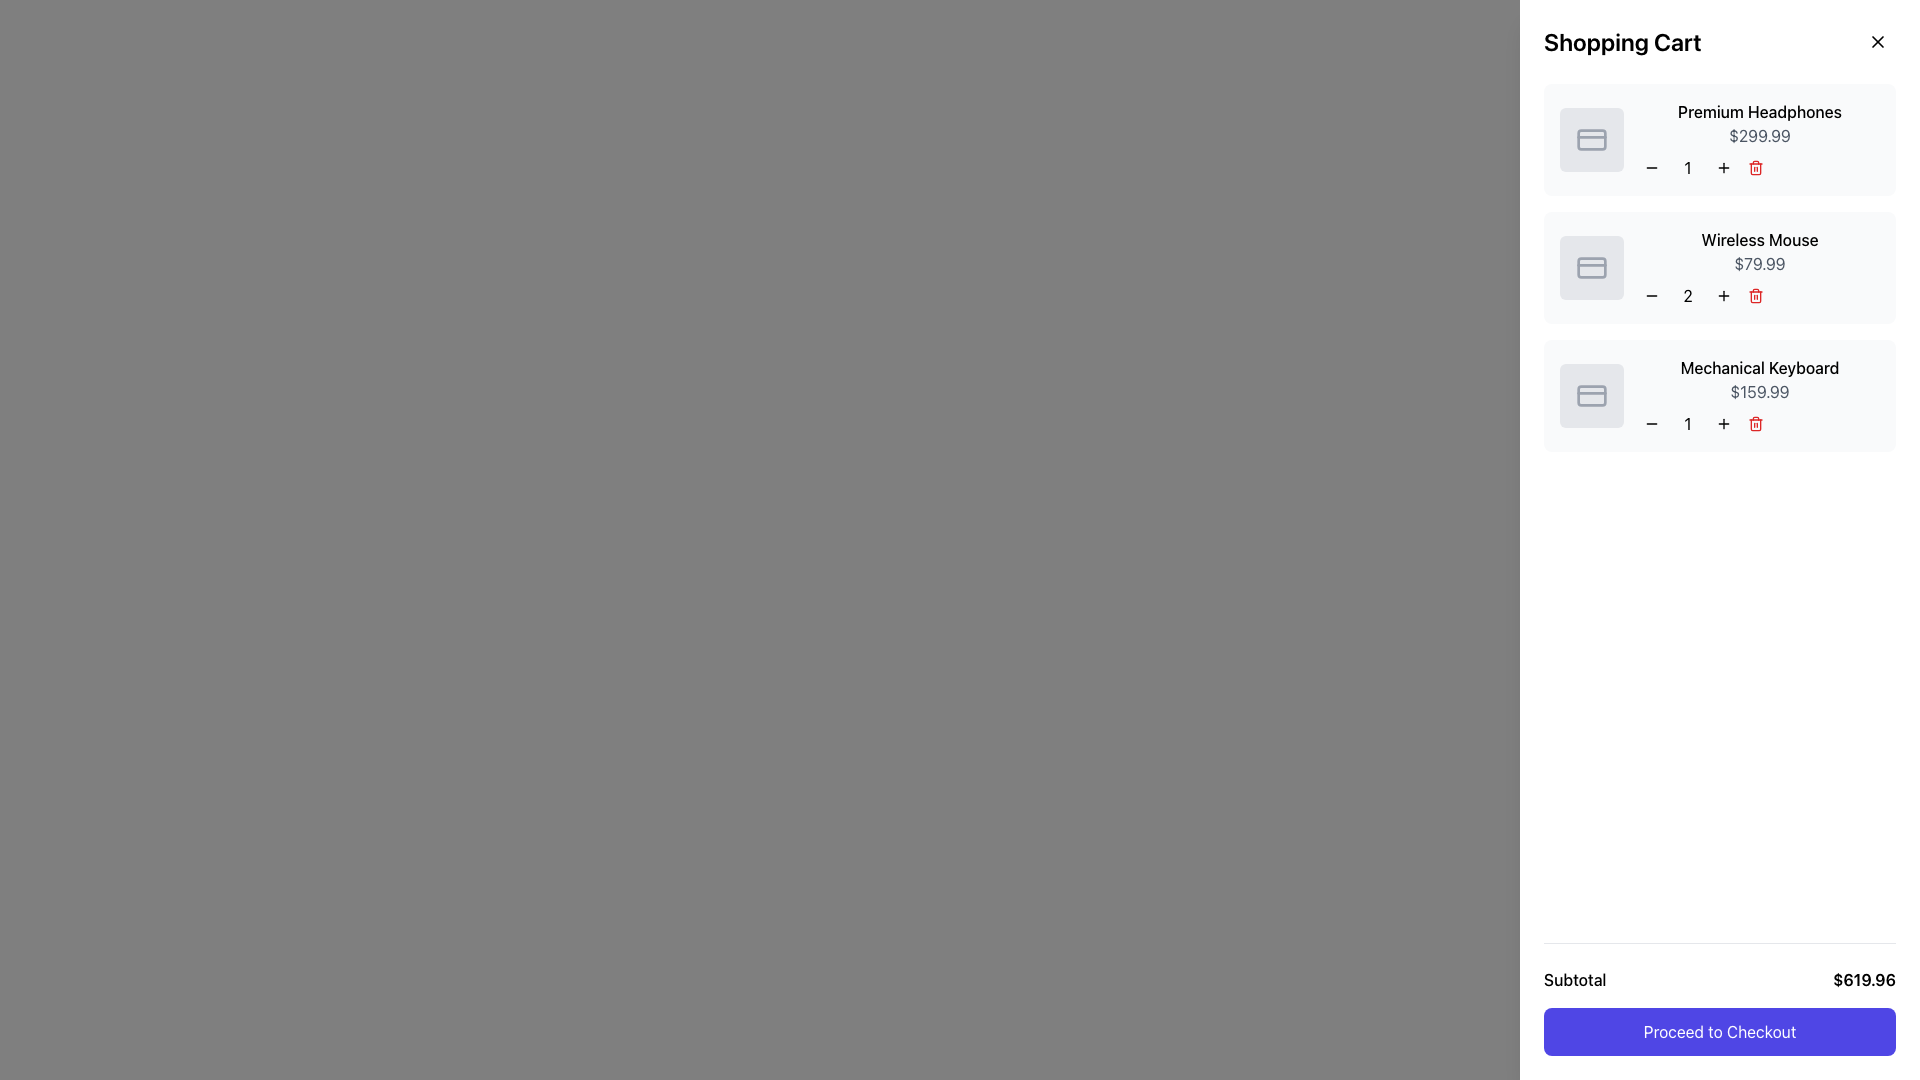 This screenshot has height=1080, width=1920. What do you see at coordinates (1722, 296) in the screenshot?
I see `the increment button for the 'Wireless Mouse' to receive visual feedback indicating it's clickable` at bounding box center [1722, 296].